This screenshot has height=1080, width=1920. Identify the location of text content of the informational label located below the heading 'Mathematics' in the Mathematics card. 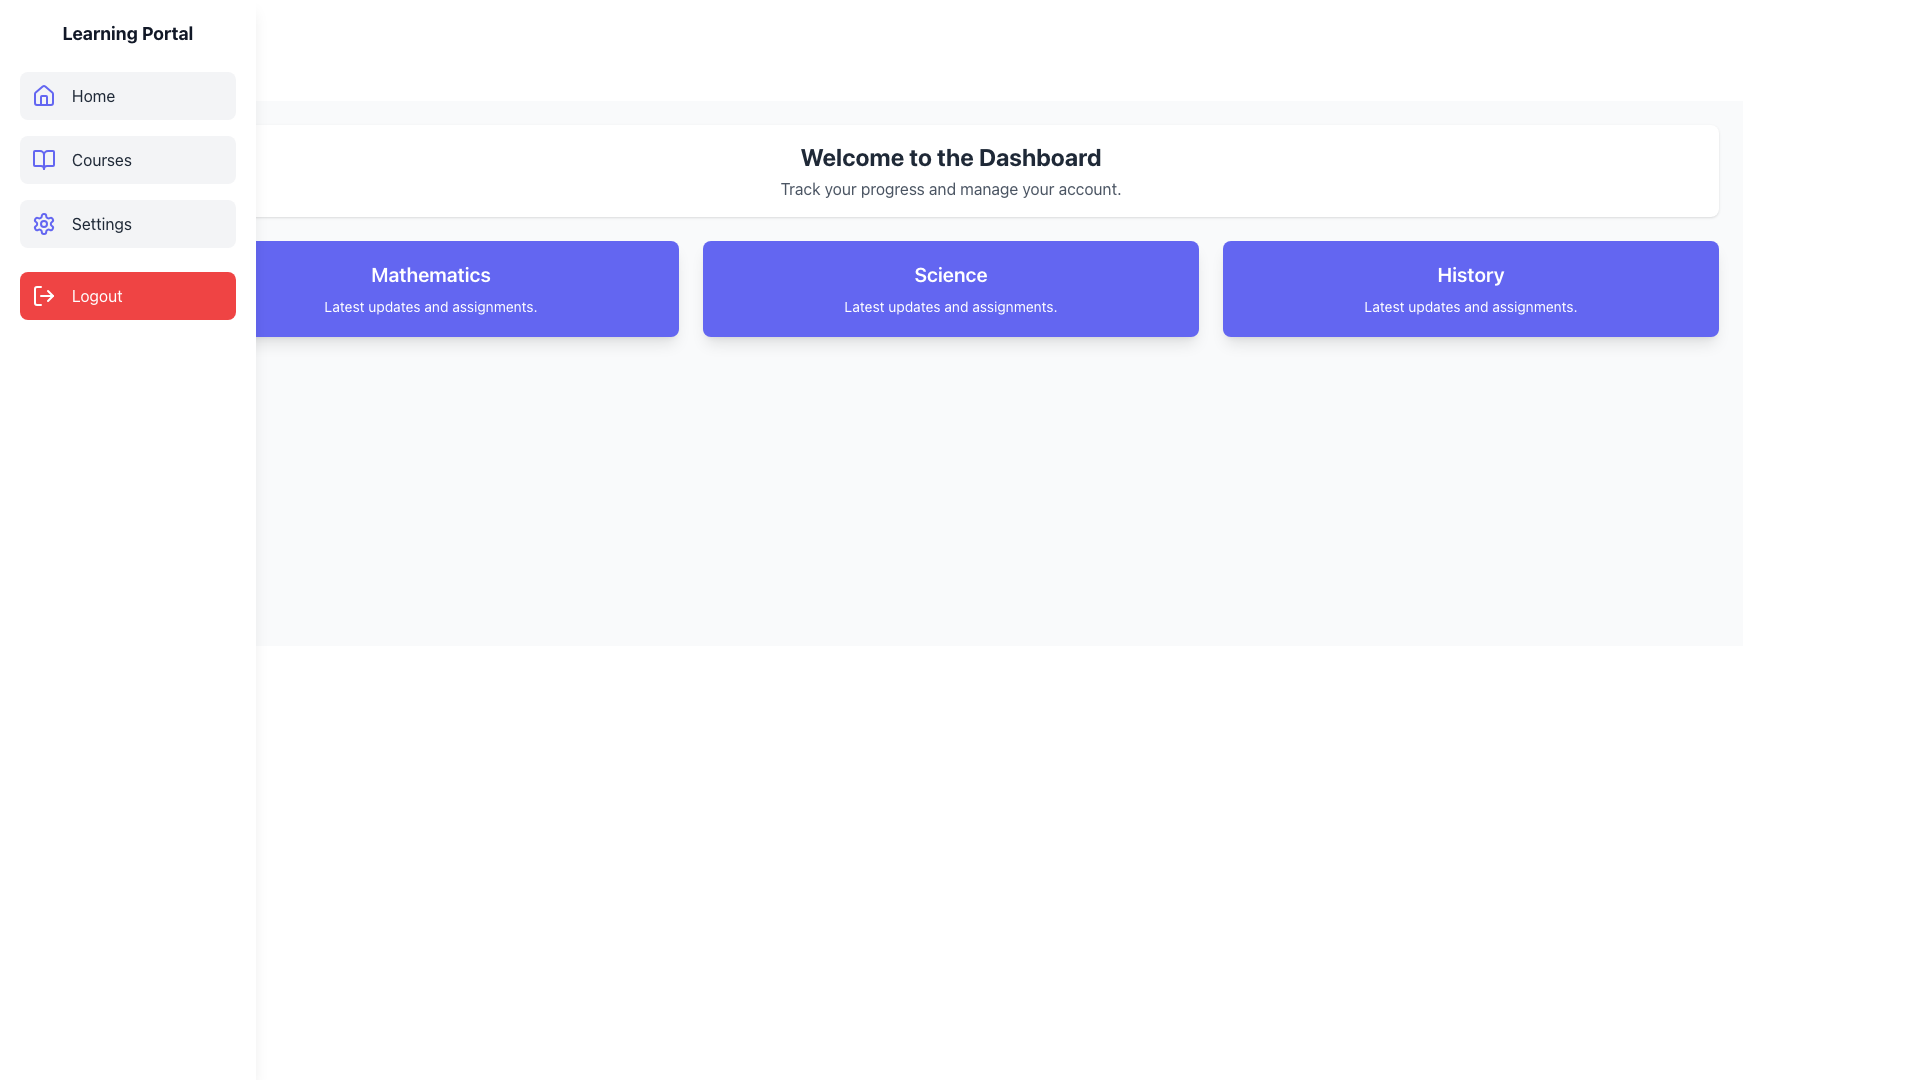
(430, 307).